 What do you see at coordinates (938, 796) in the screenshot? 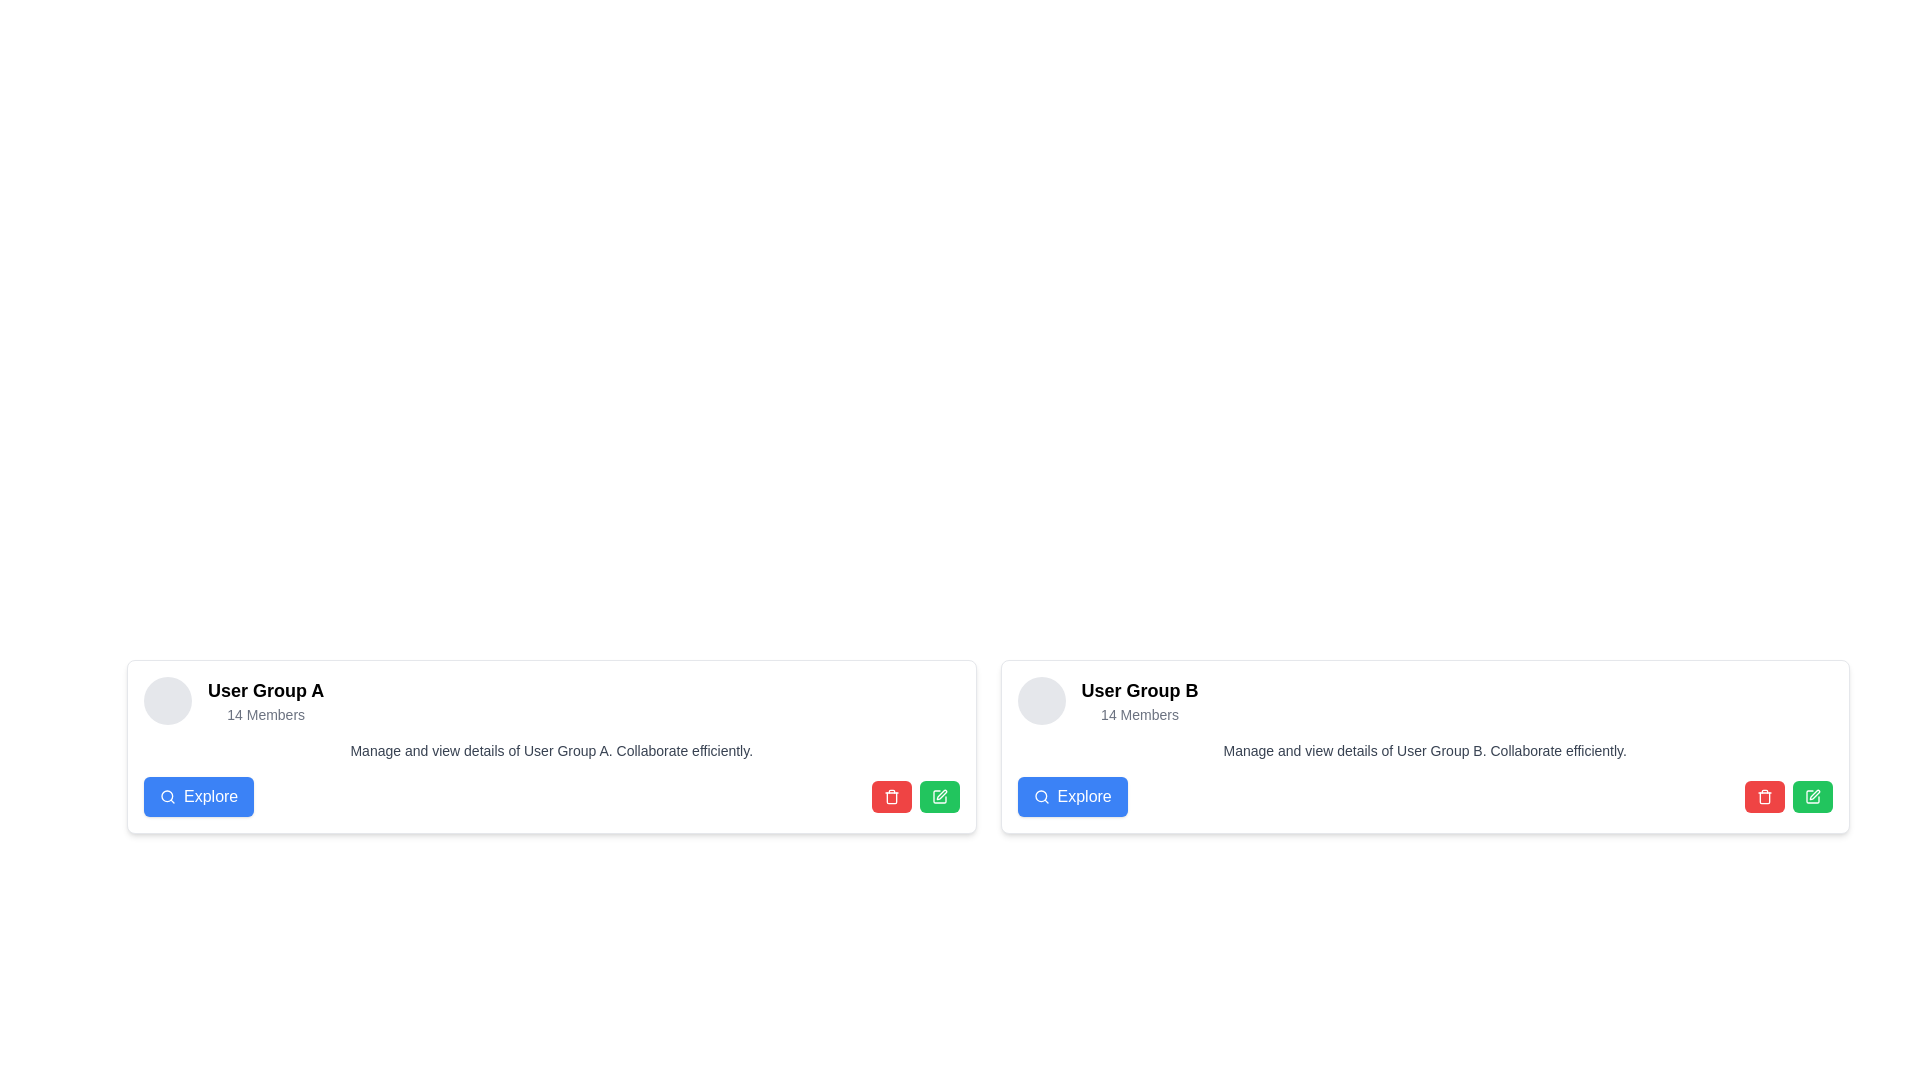
I see `the edit icon button within the green button located at the bottom right of the 'User Group A' card` at bounding box center [938, 796].